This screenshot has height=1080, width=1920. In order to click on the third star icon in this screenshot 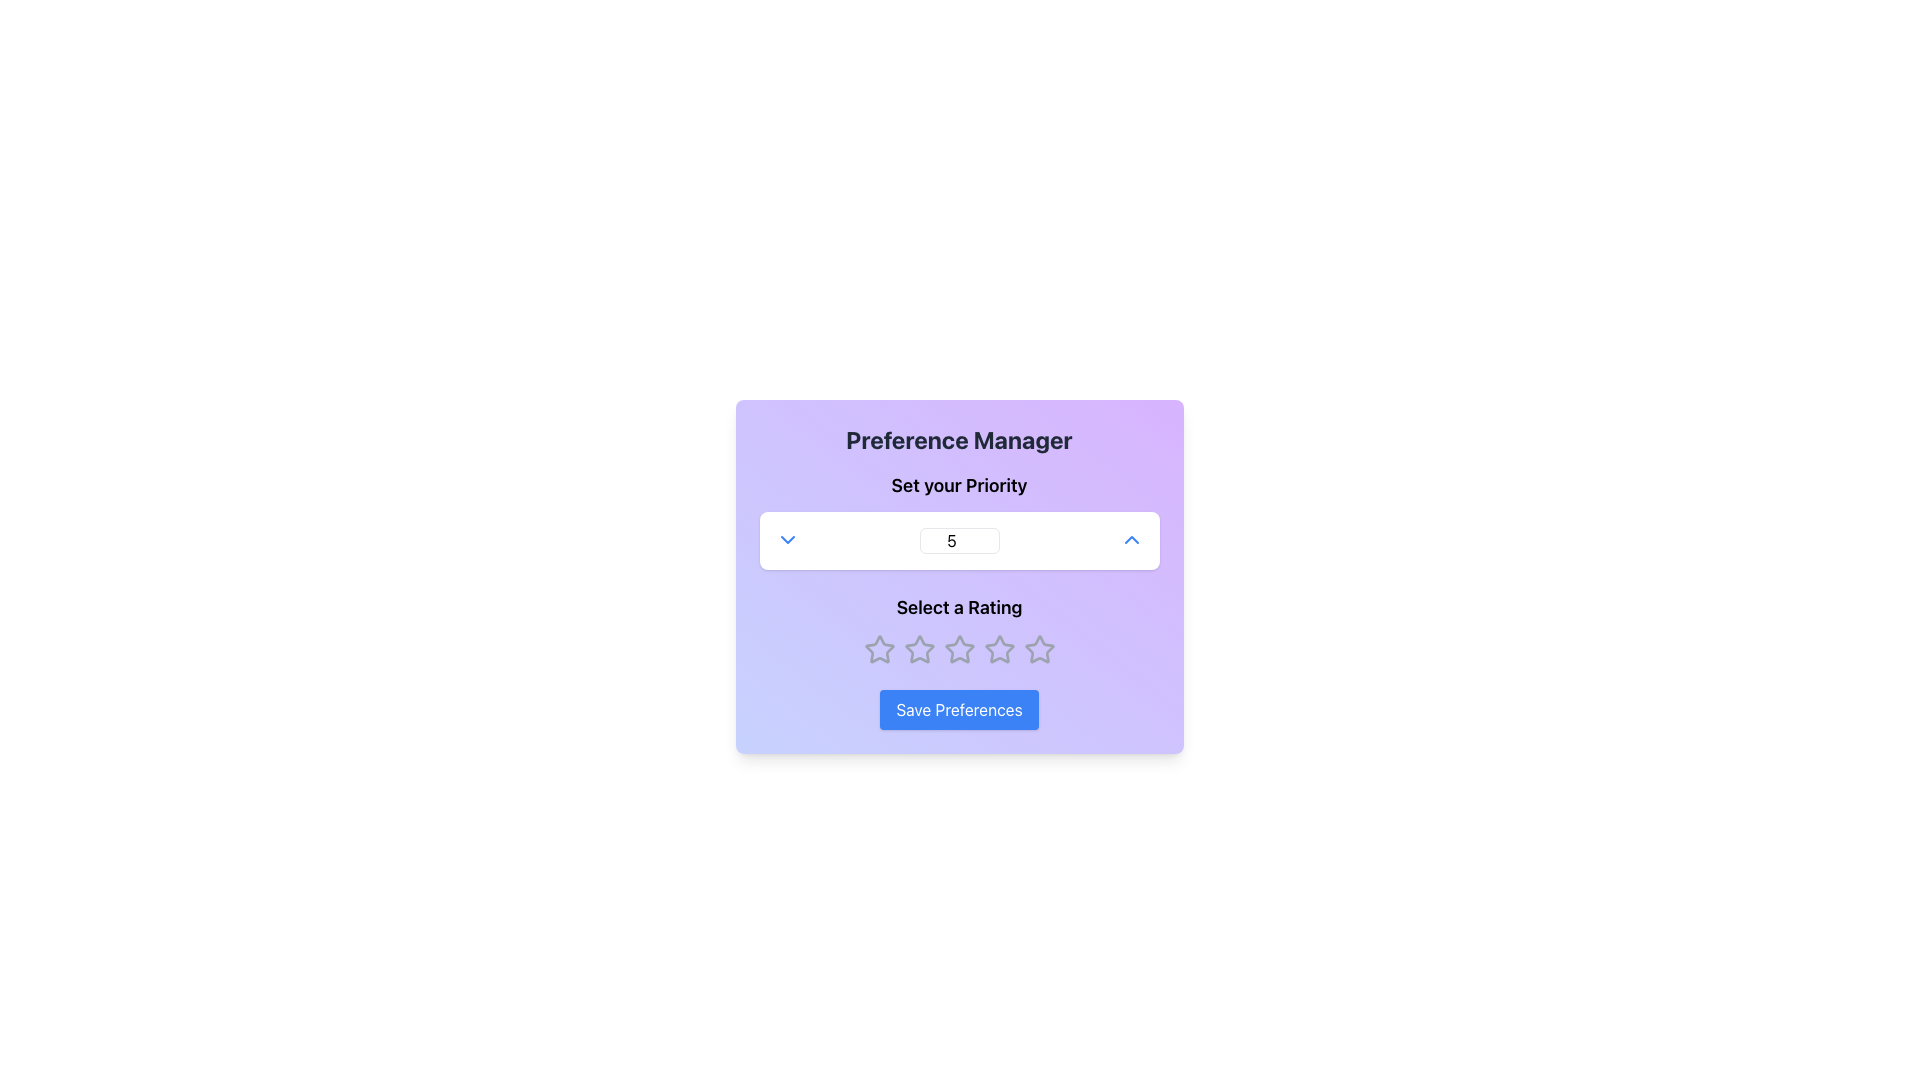, I will do `click(958, 648)`.